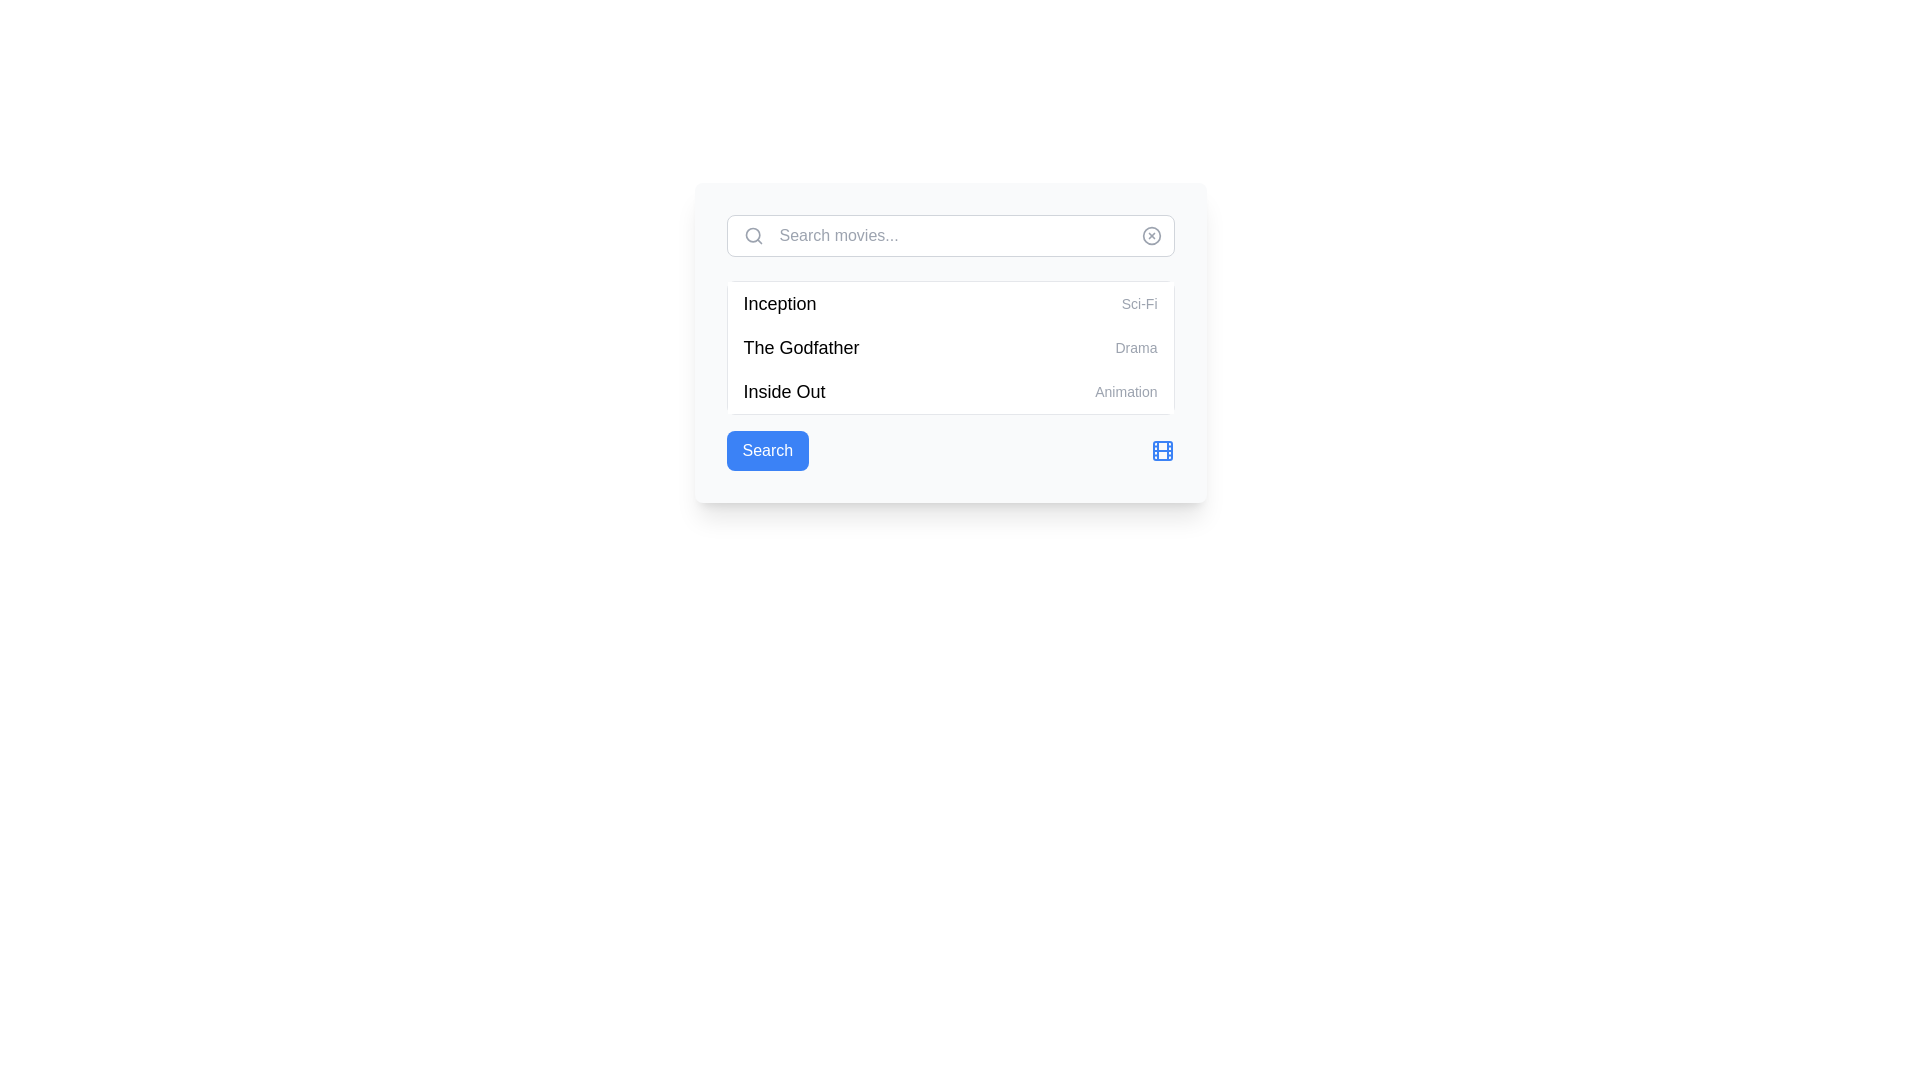  What do you see at coordinates (949, 346) in the screenshot?
I see `the movie entry list item for 'The Godfather'` at bounding box center [949, 346].